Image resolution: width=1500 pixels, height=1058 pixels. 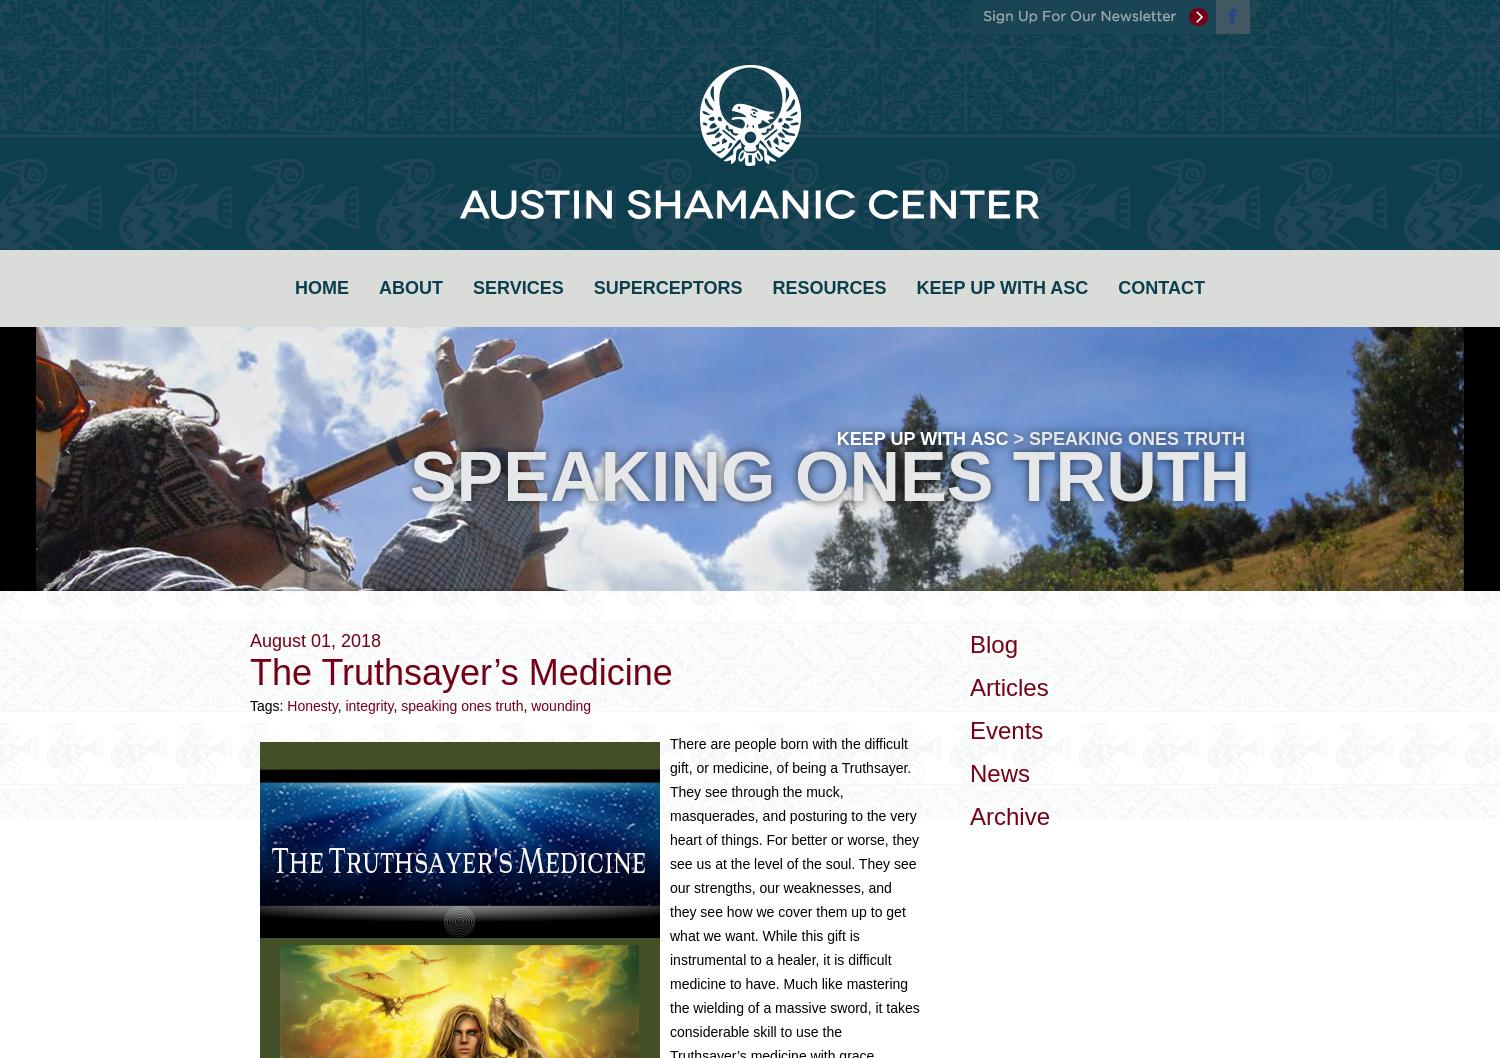 I want to click on '*Phone:', so click(x=621, y=335).